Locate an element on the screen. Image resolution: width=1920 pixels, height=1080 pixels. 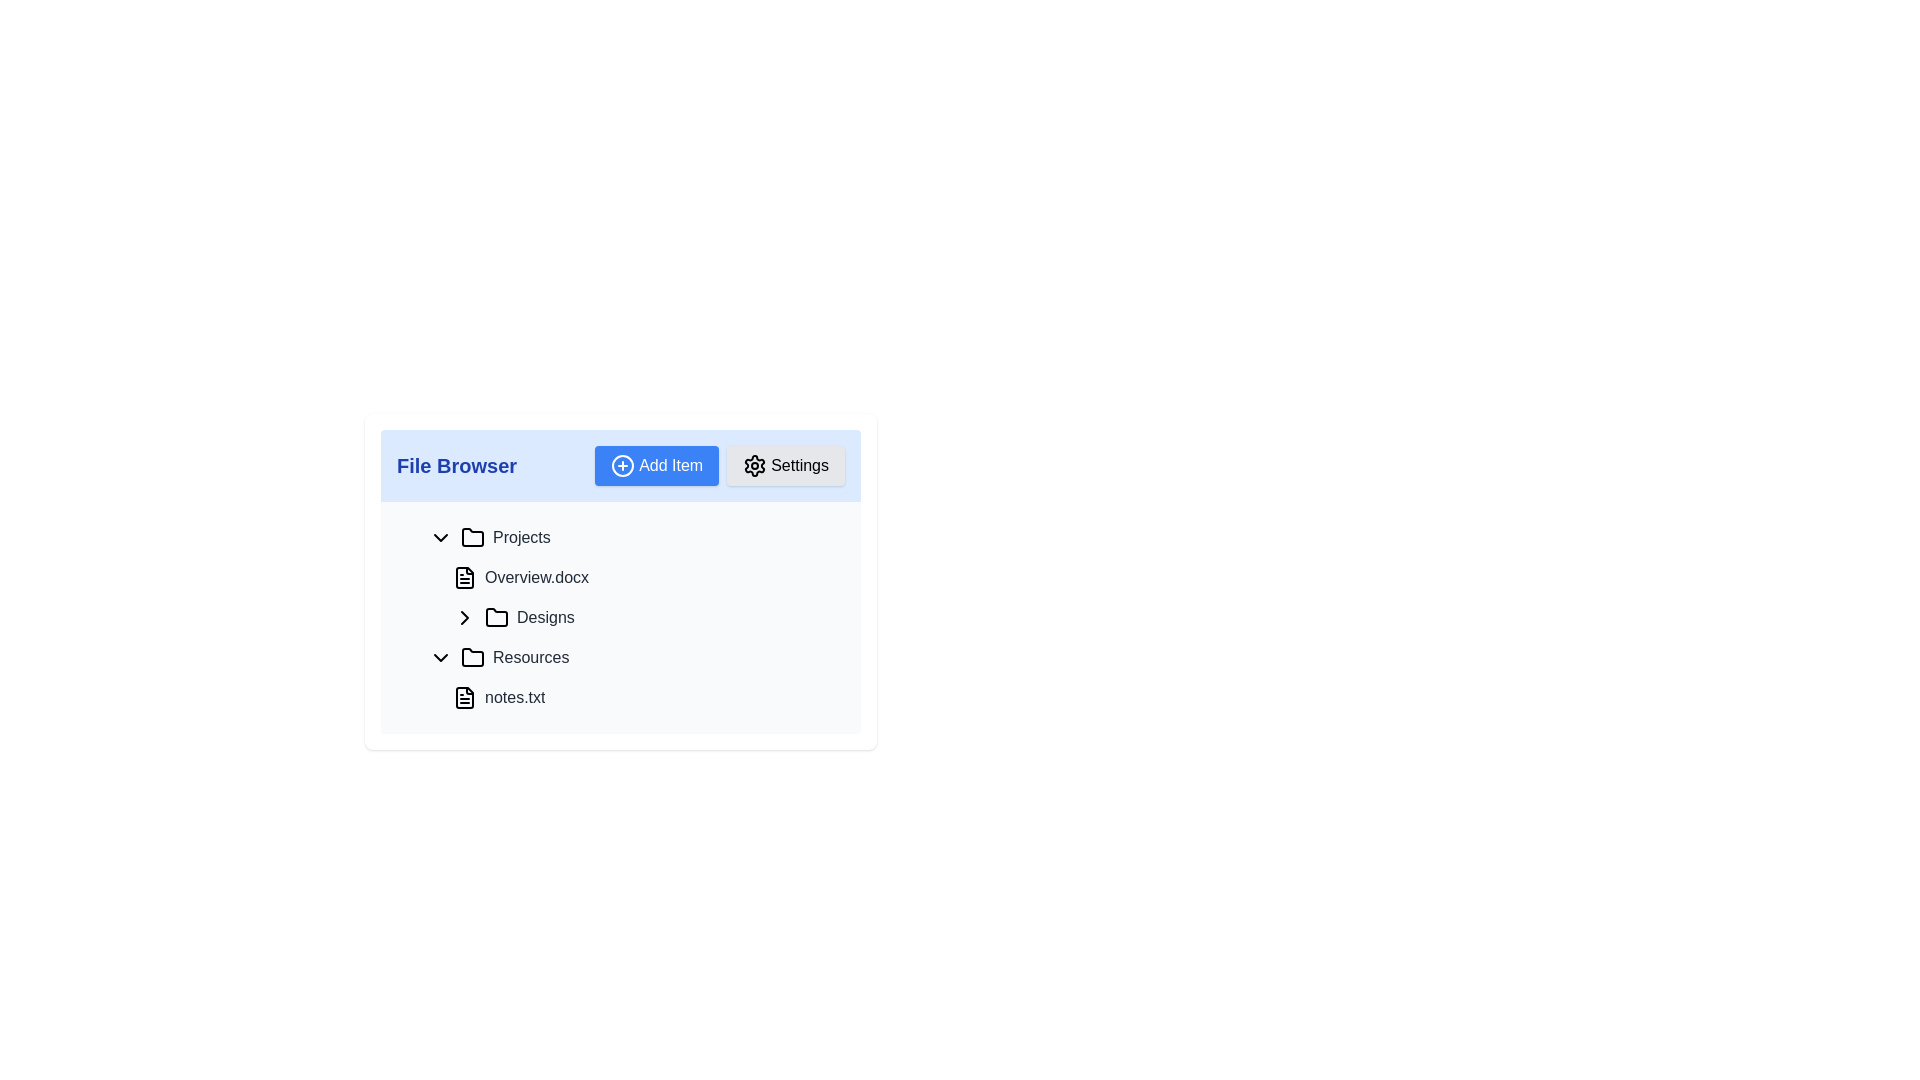
the right-facing chevron icon located within the second item of a hierarchical list, which is used for navigation or expansion is located at coordinates (464, 616).